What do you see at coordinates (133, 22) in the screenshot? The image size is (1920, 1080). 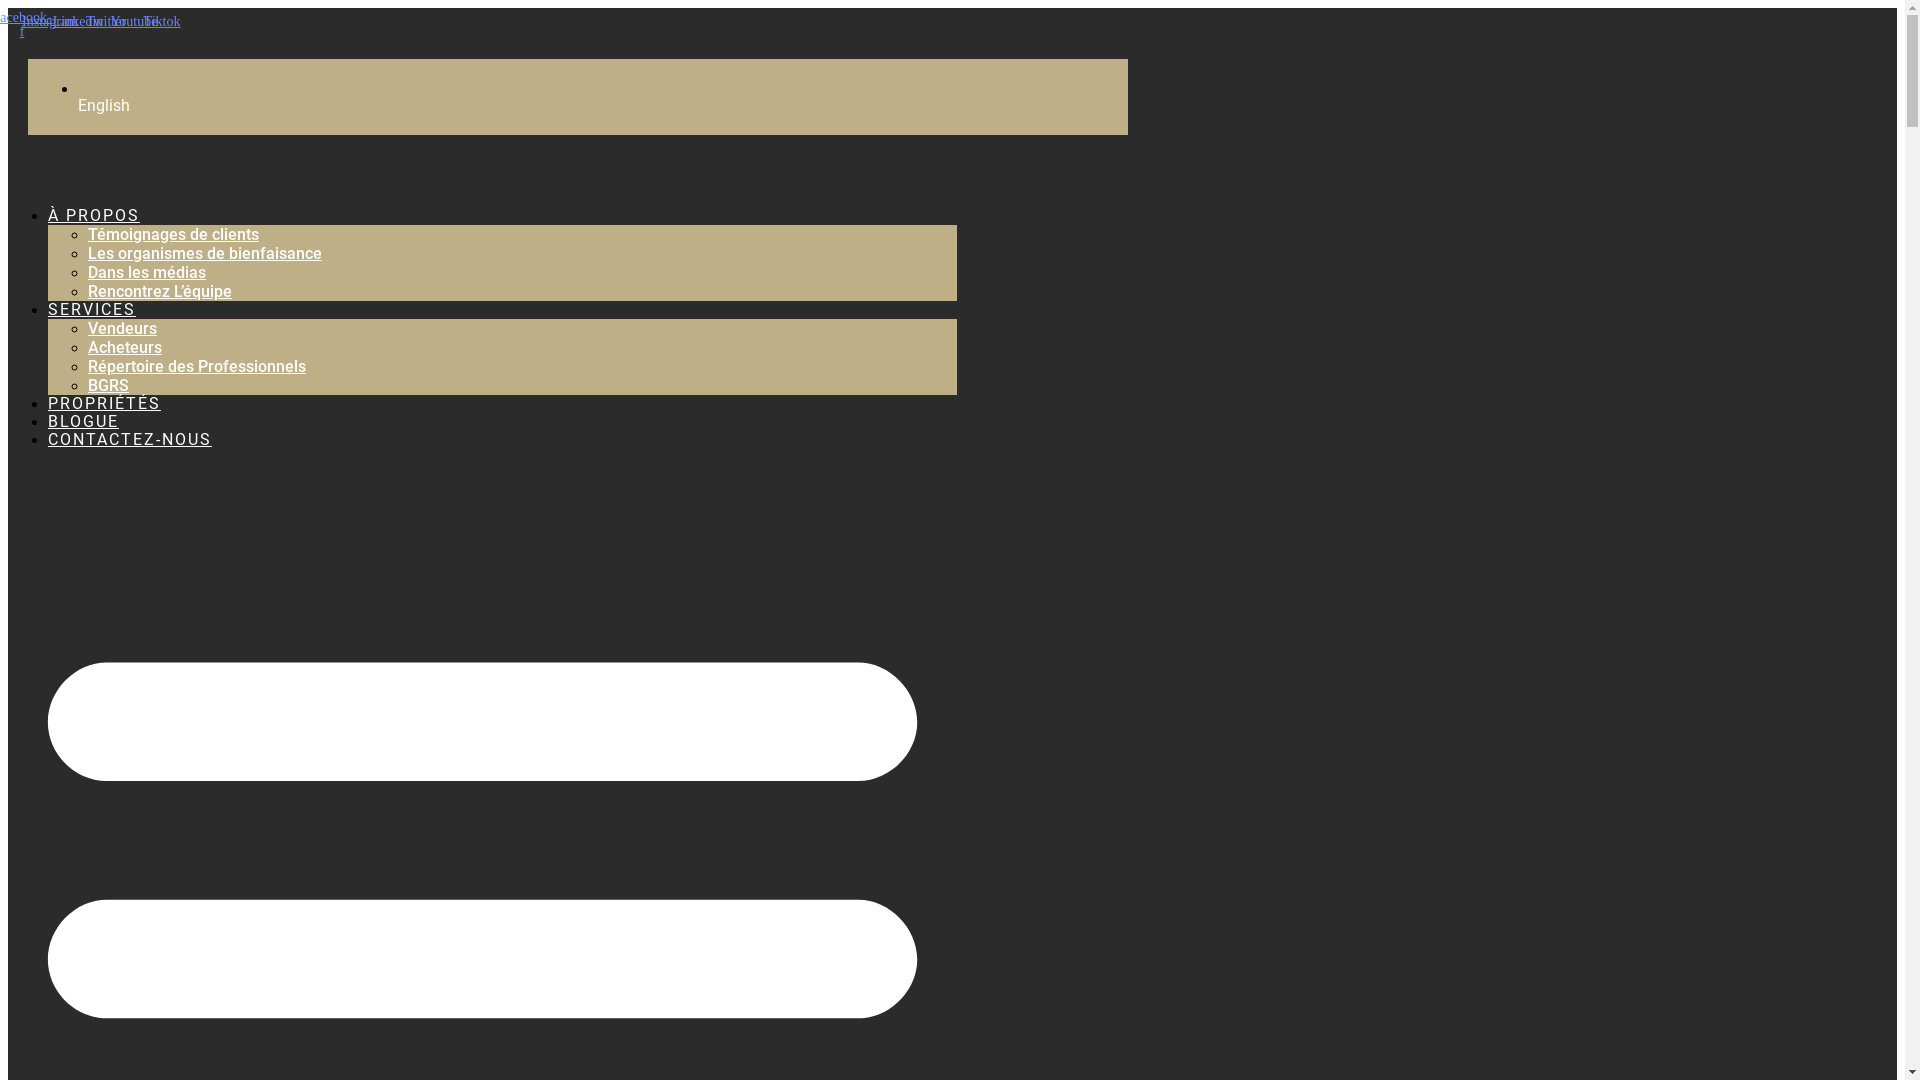 I see `'Youtube'` at bounding box center [133, 22].